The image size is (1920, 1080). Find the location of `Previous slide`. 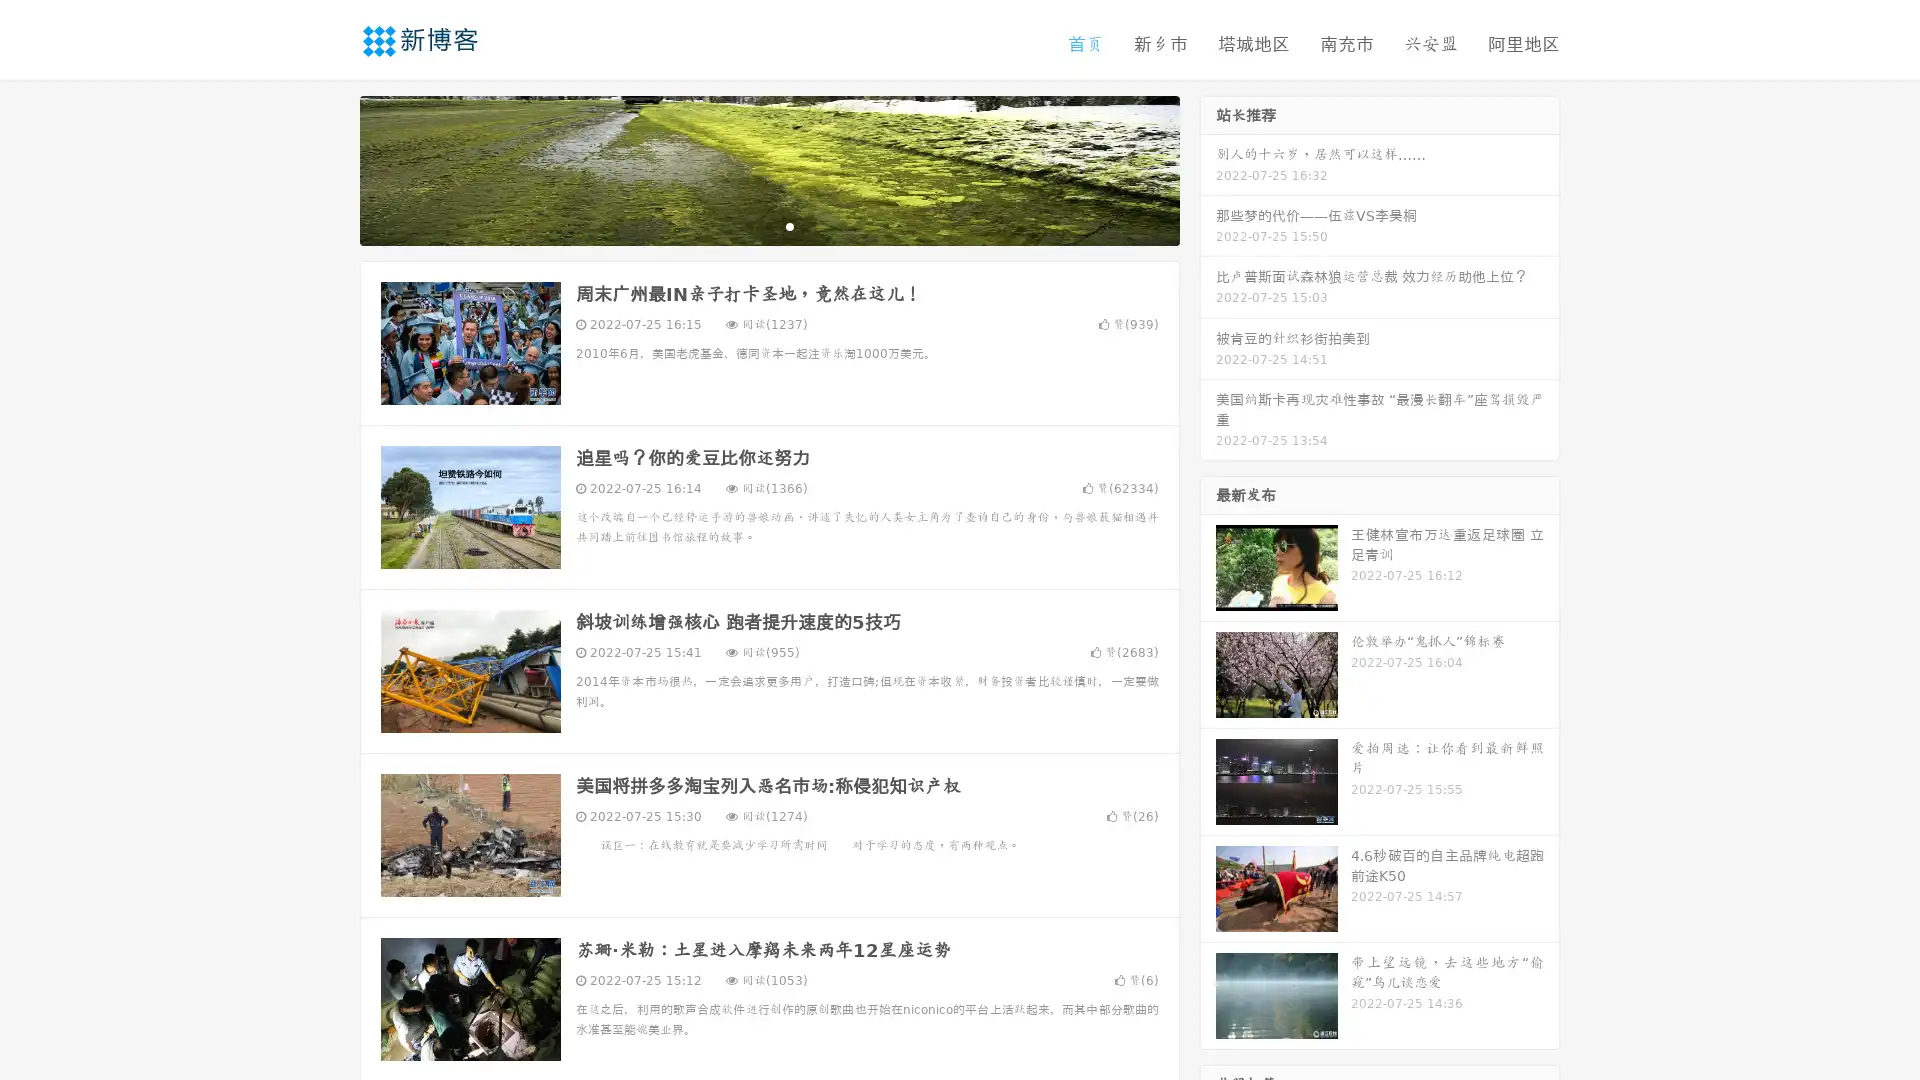

Previous slide is located at coordinates (330, 168).